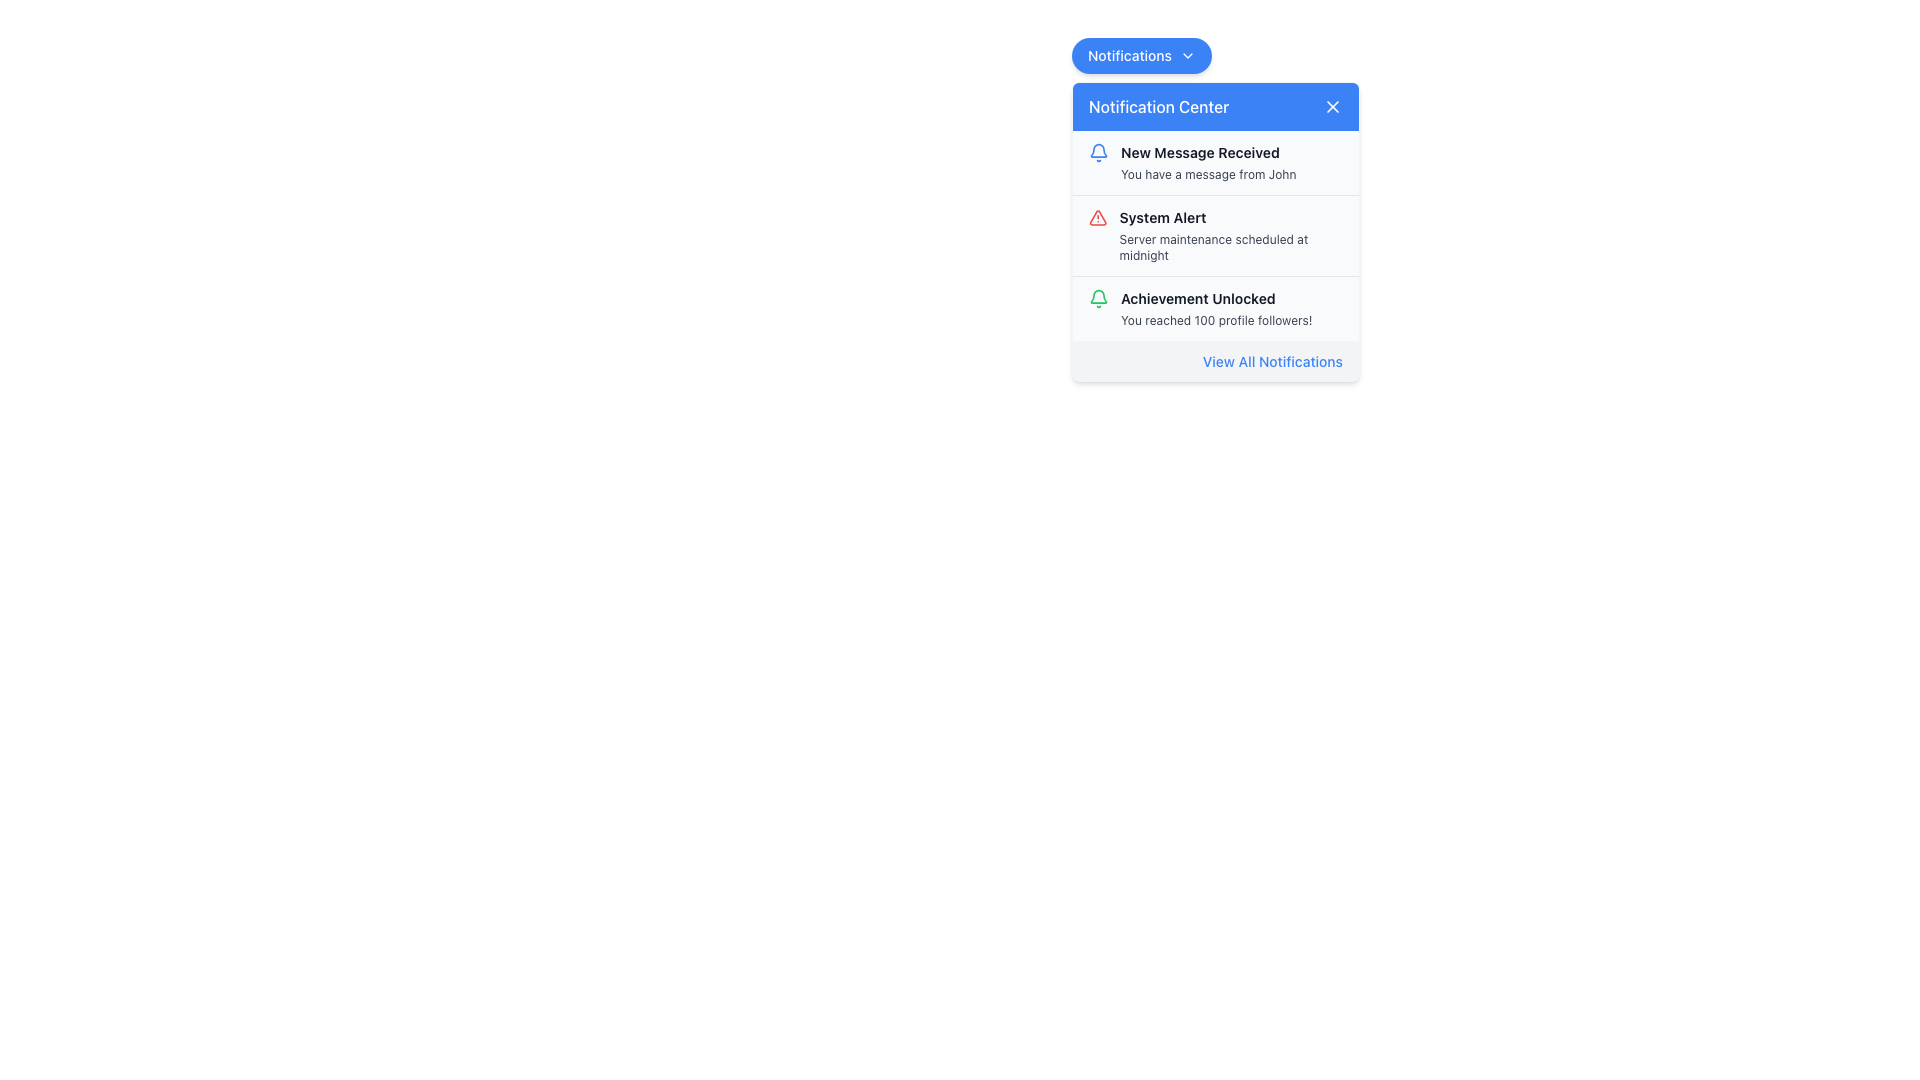 Image resolution: width=1920 pixels, height=1080 pixels. I want to click on the bold text label reading 'New Message Received' in the first notification item of the notification panel, so click(1207, 152).